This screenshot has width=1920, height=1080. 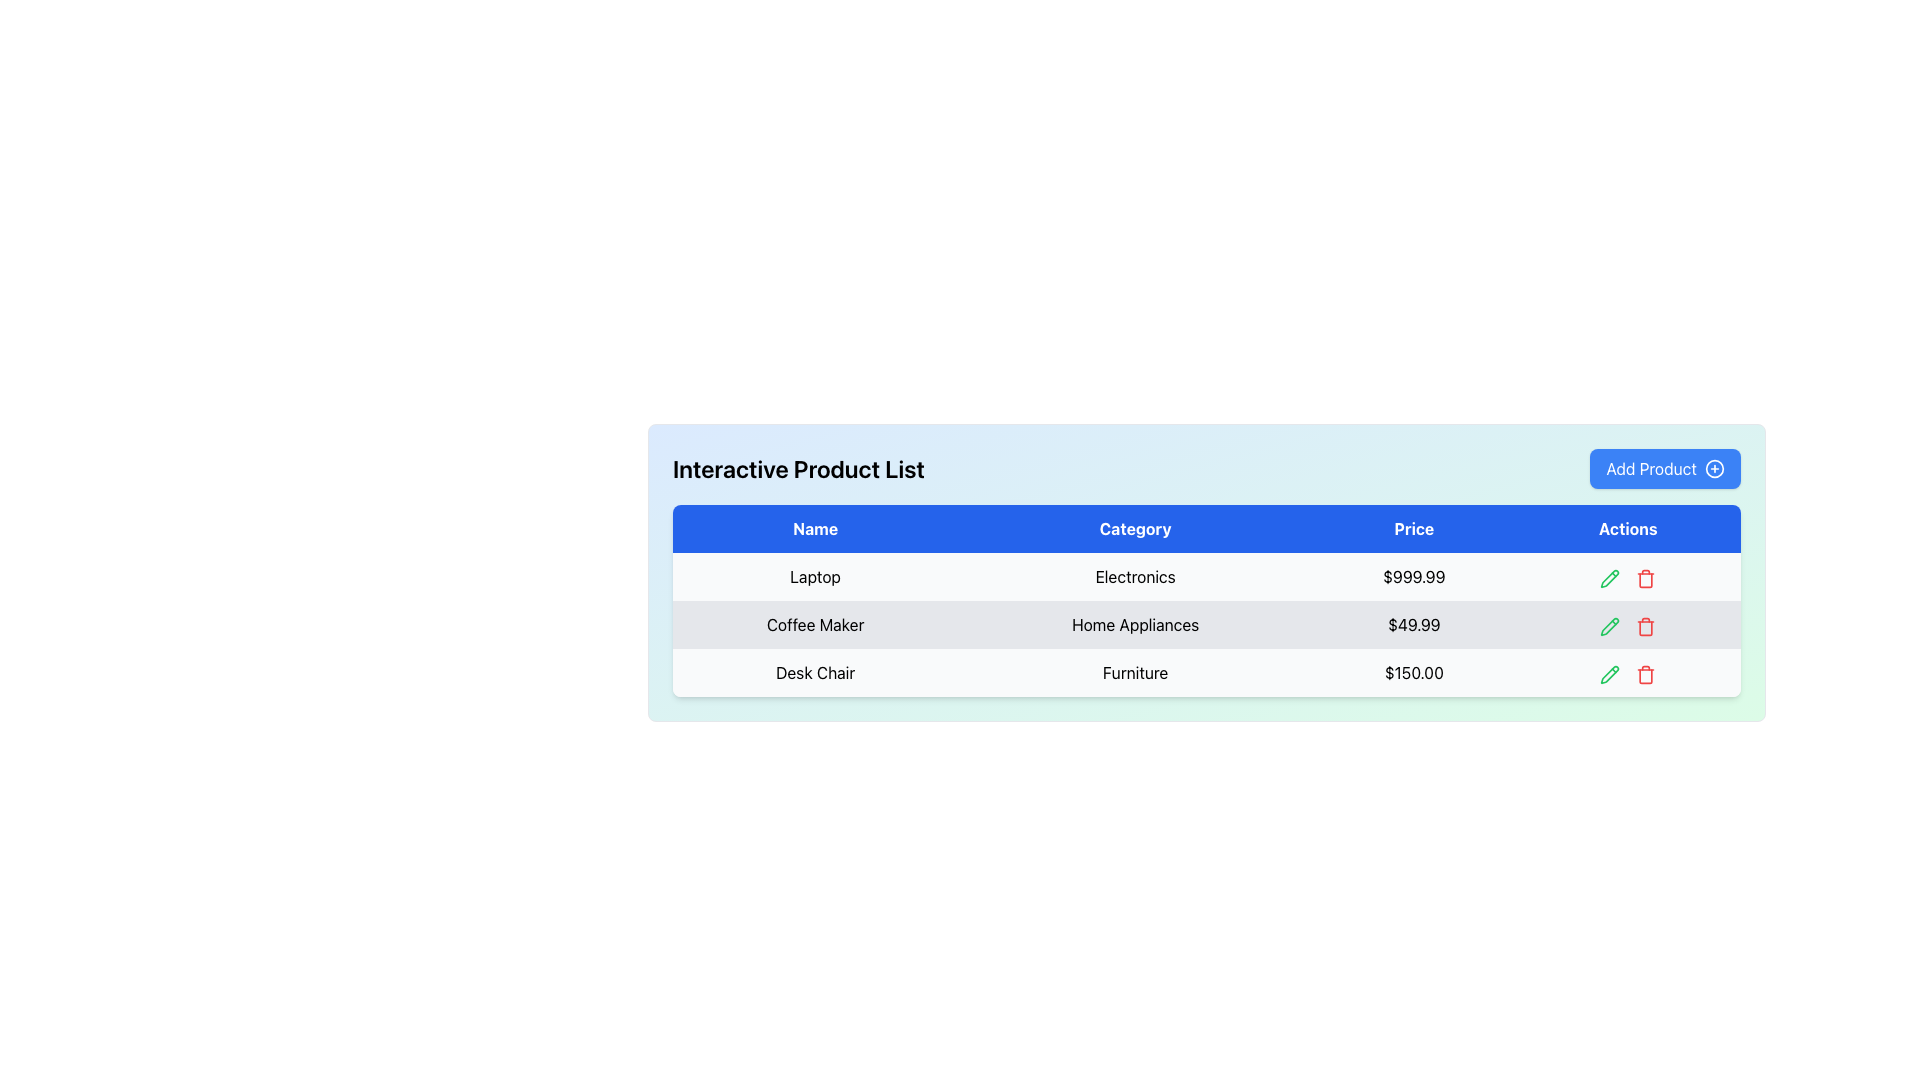 I want to click on the edit button icon located in the 'Actions' column of the second row of the table, so click(x=1610, y=623).